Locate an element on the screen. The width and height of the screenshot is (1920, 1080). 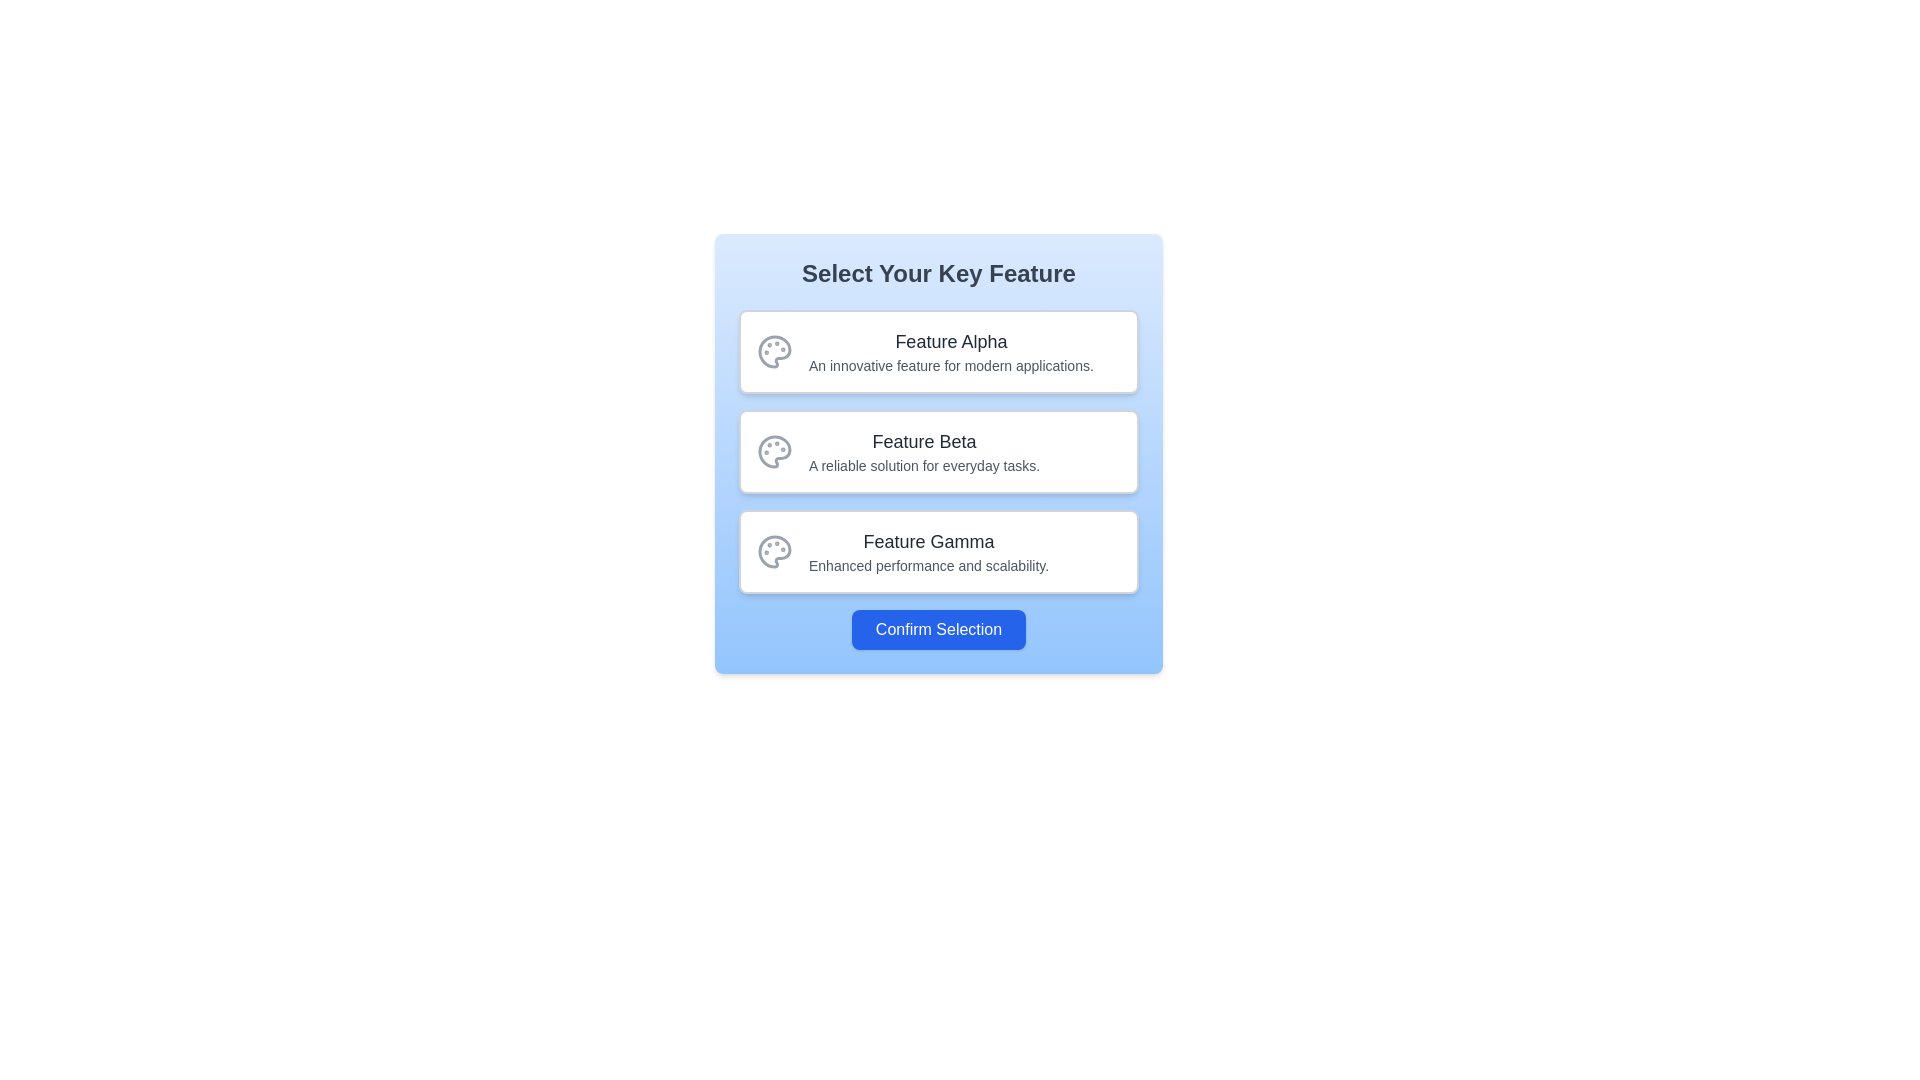
the painter's palette icon, which is a circular gray icon with smaller circles representing paint dabs, located inside the 'Feature Gamma' button is located at coordinates (773, 551).